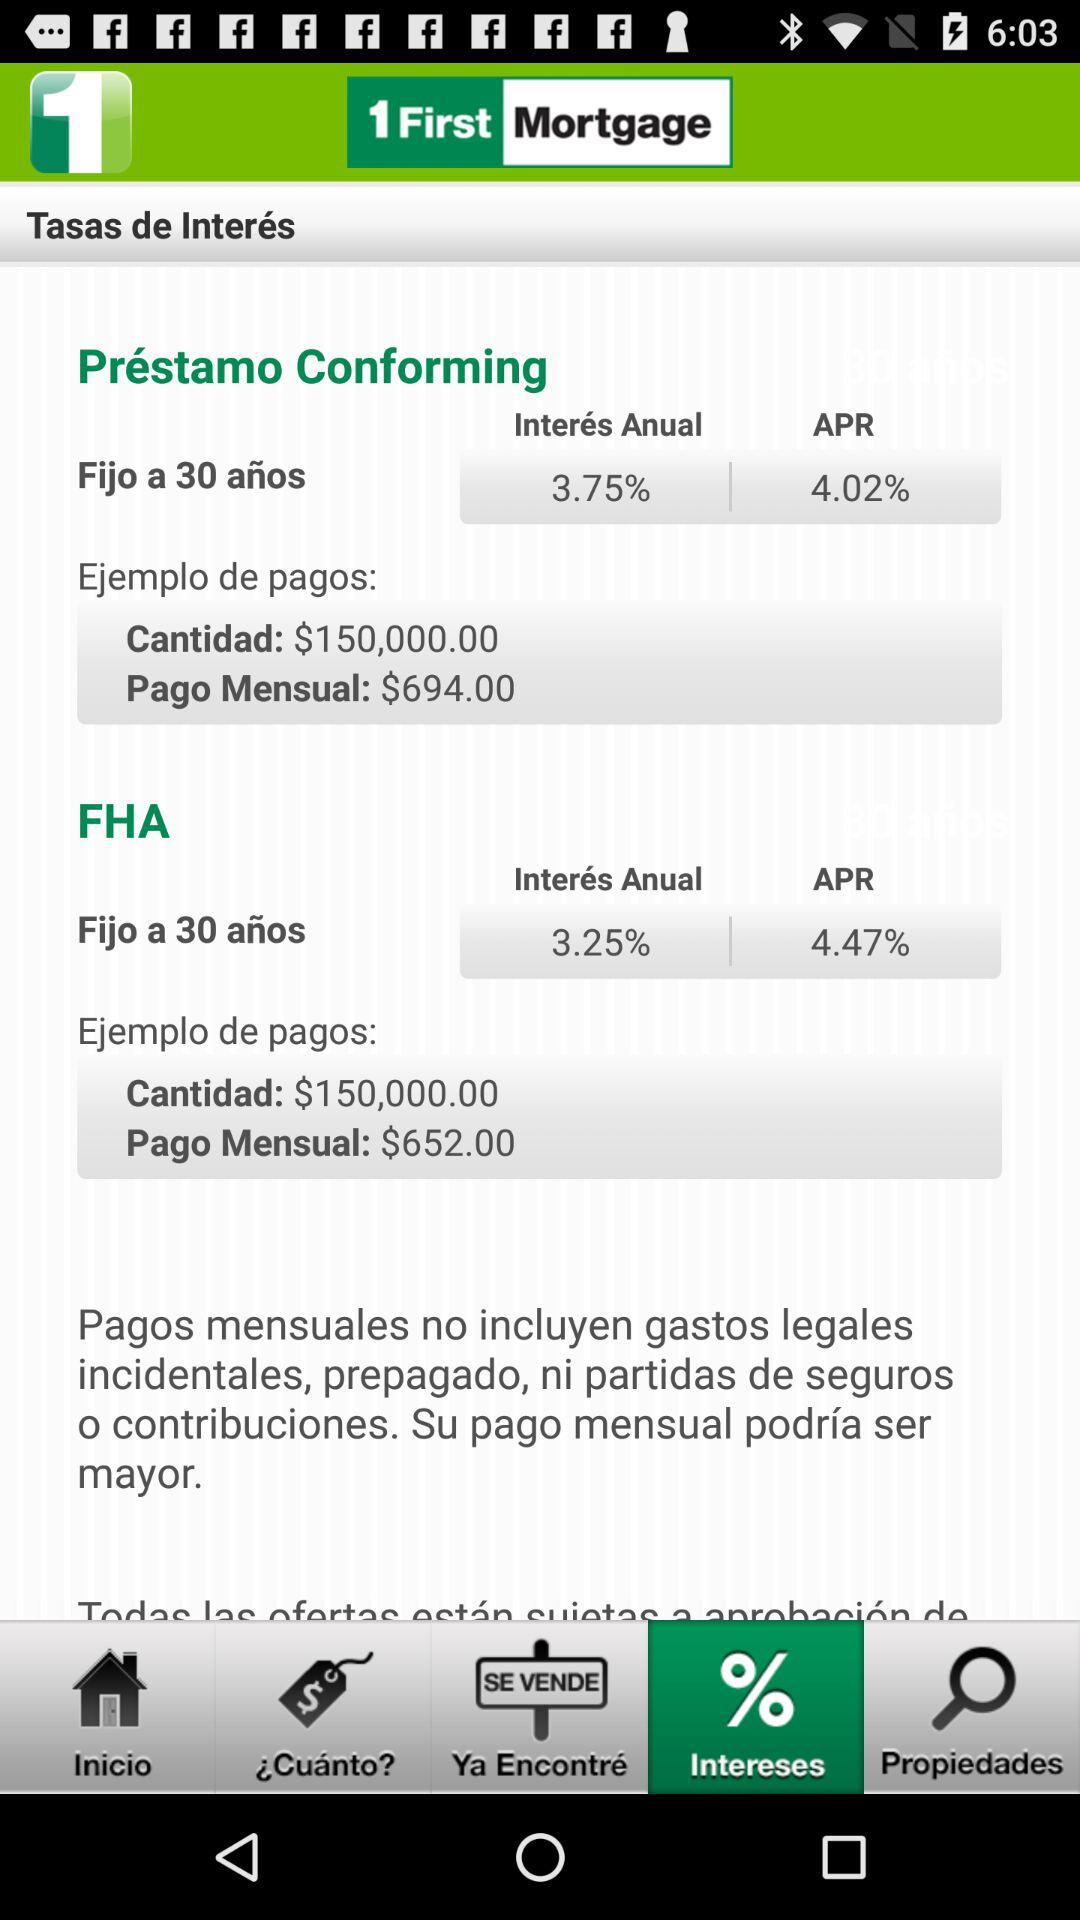  I want to click on home page link, so click(540, 121).